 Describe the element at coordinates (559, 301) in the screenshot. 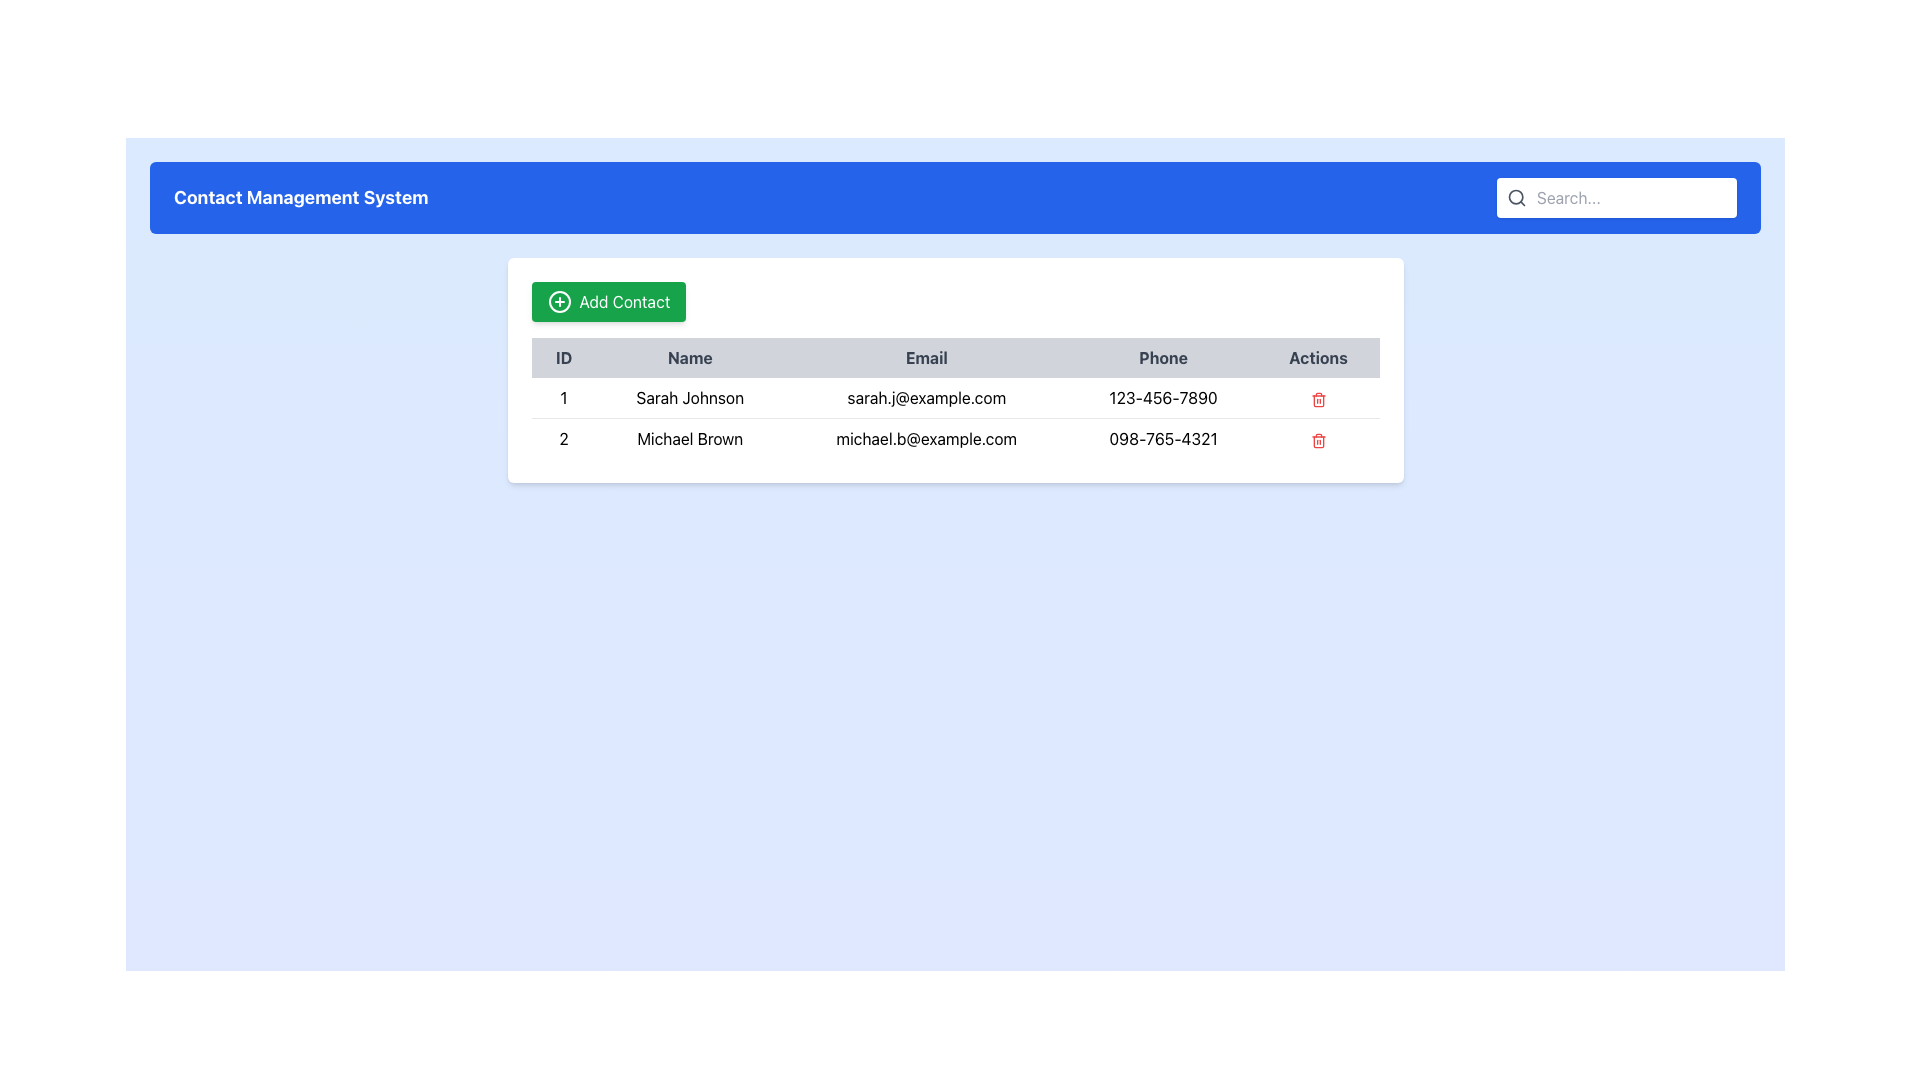

I see `the circular green icon with a white plus sign located on the left side of the 'Add Contact' button in the top-left corner of the box containing a table` at that location.